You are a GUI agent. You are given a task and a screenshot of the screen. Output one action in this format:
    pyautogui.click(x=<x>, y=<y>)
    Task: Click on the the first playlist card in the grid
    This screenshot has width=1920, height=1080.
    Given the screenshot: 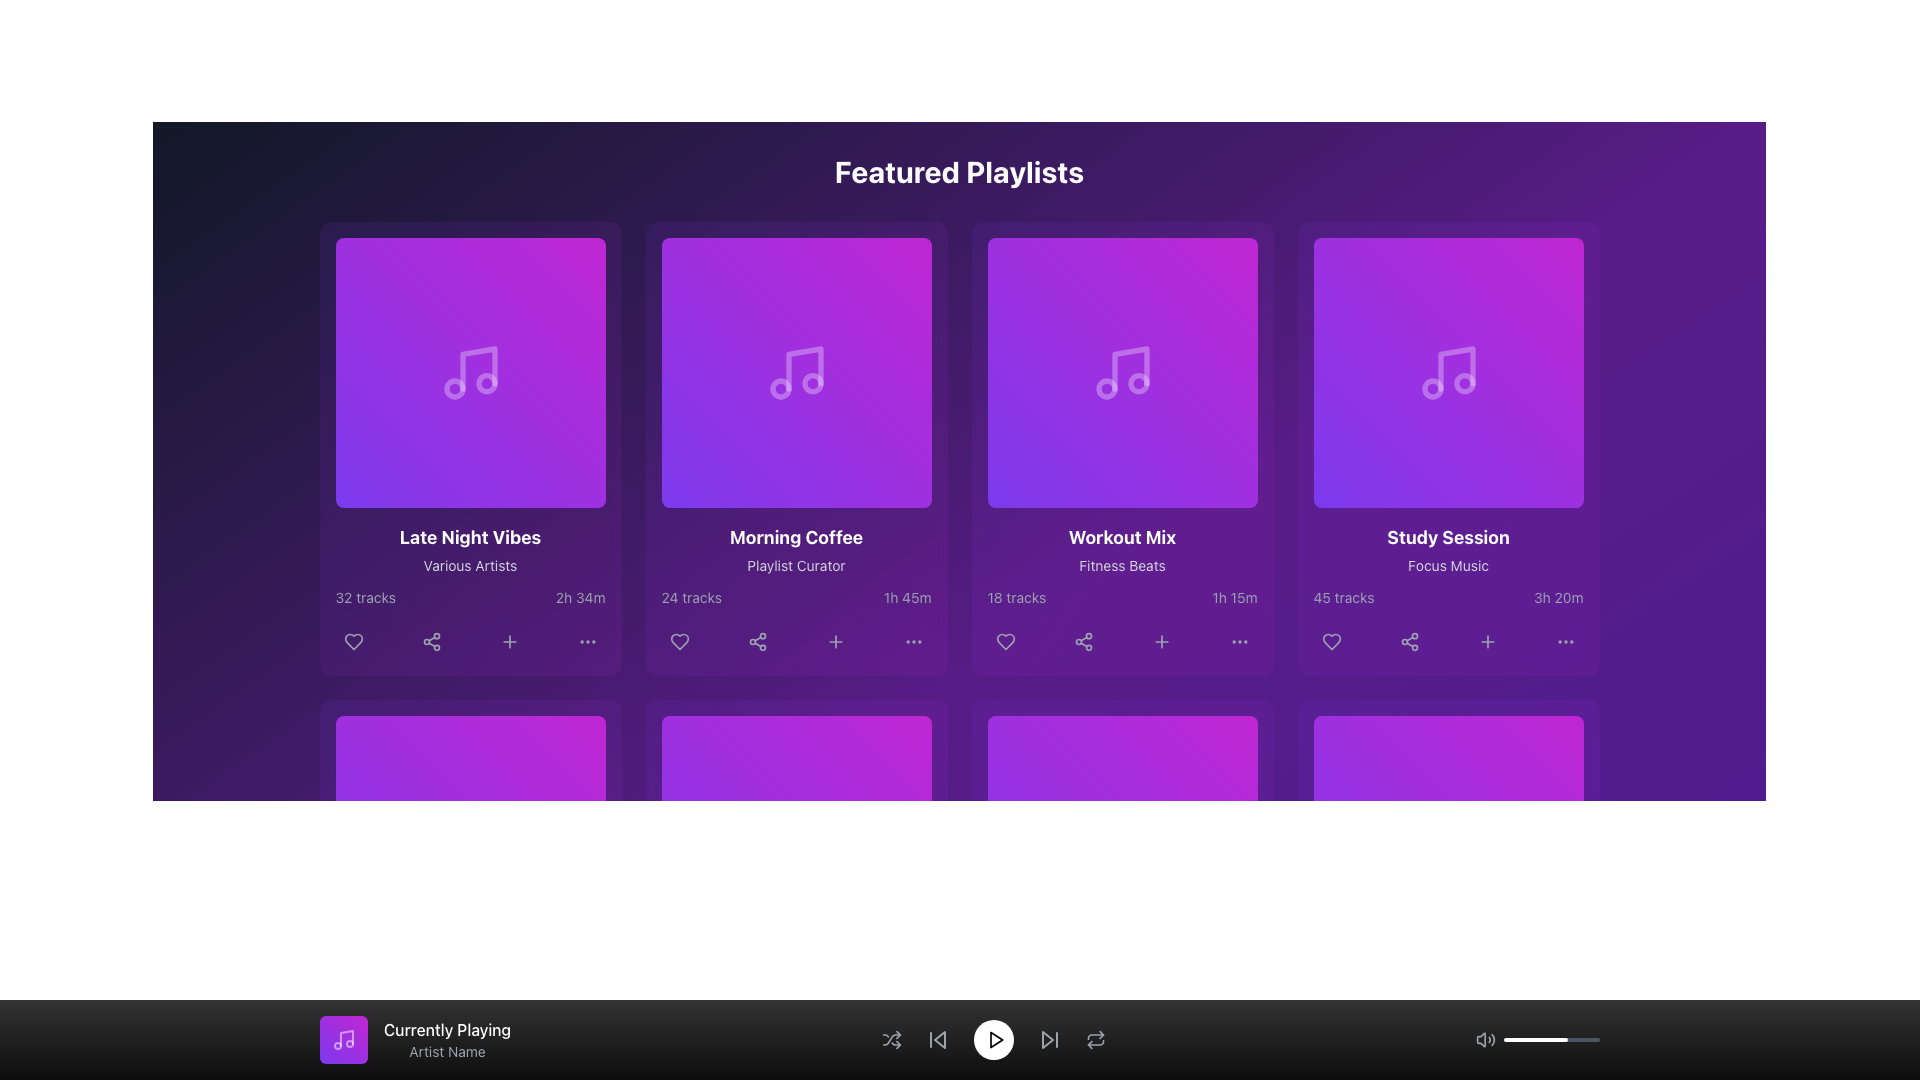 What is the action you would take?
    pyautogui.click(x=469, y=447)
    